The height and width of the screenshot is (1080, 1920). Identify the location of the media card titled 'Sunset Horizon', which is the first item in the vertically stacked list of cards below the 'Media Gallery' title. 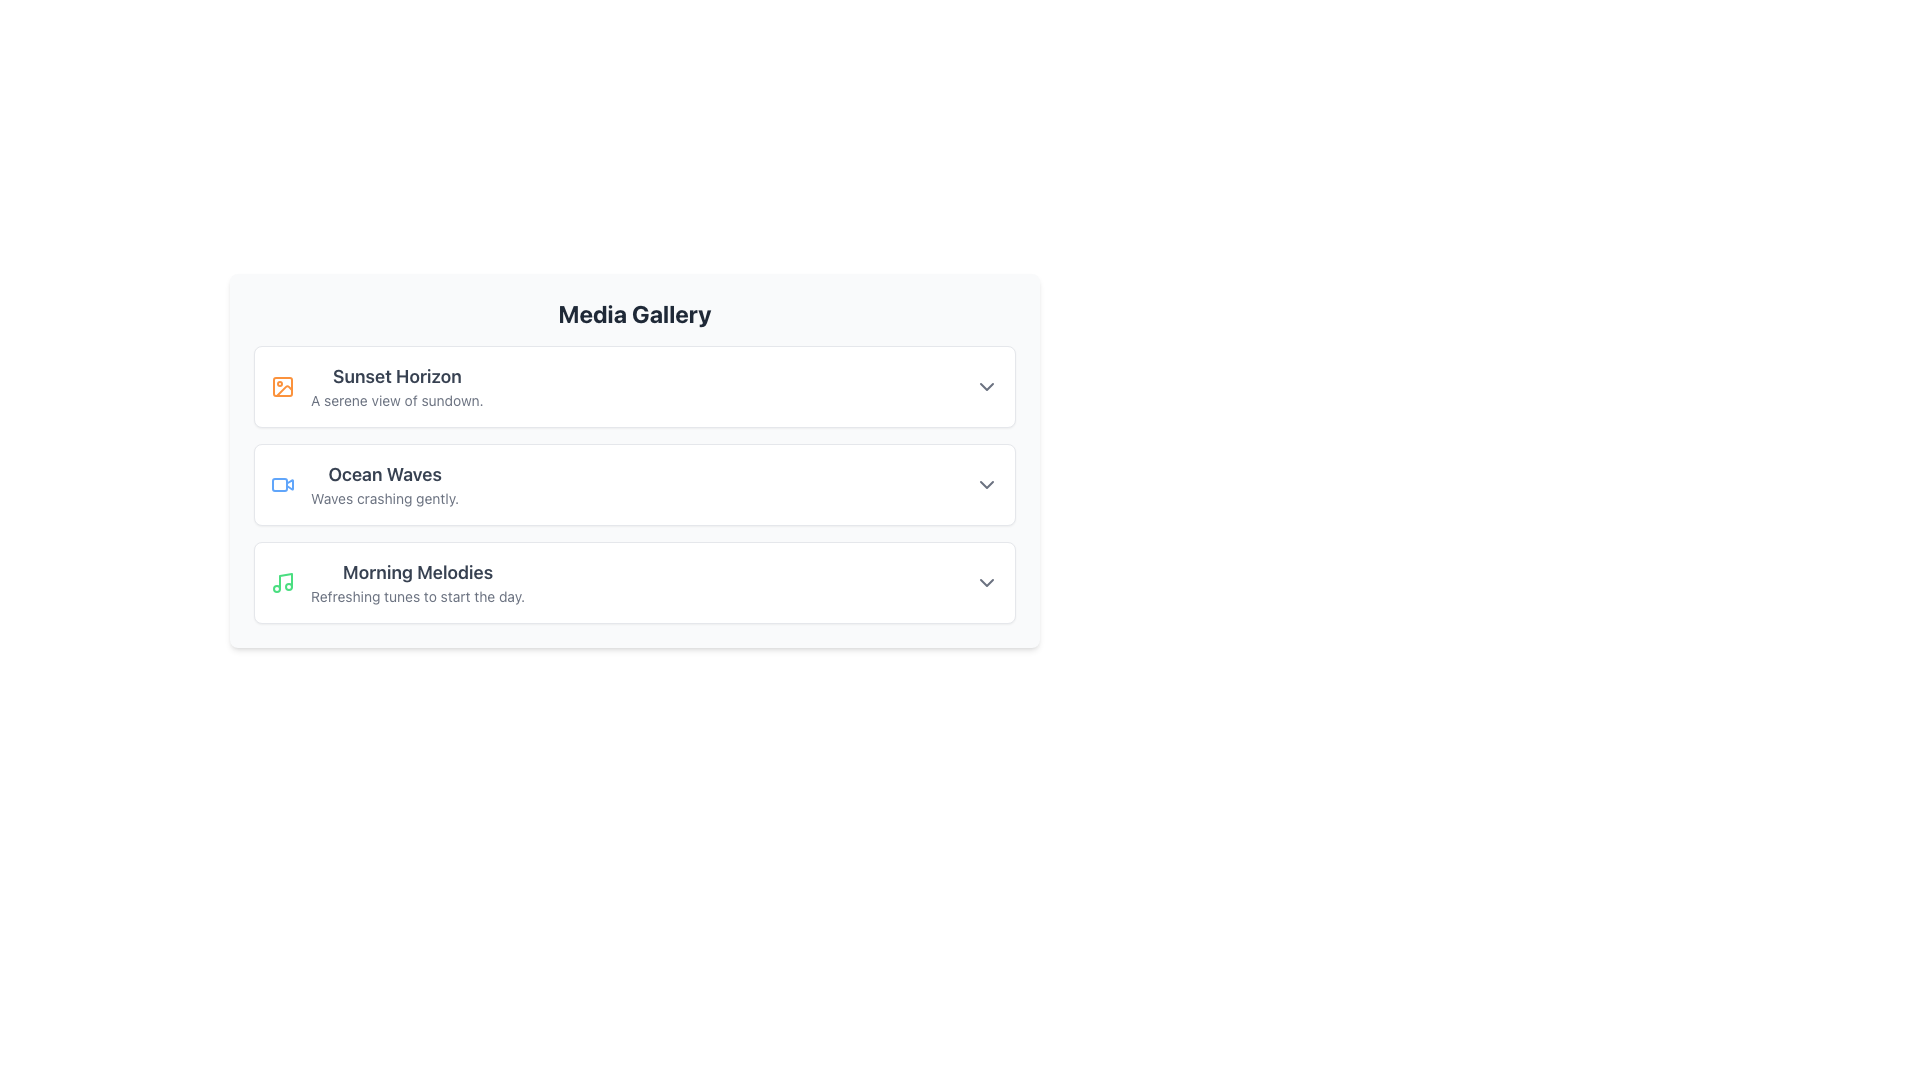
(633, 386).